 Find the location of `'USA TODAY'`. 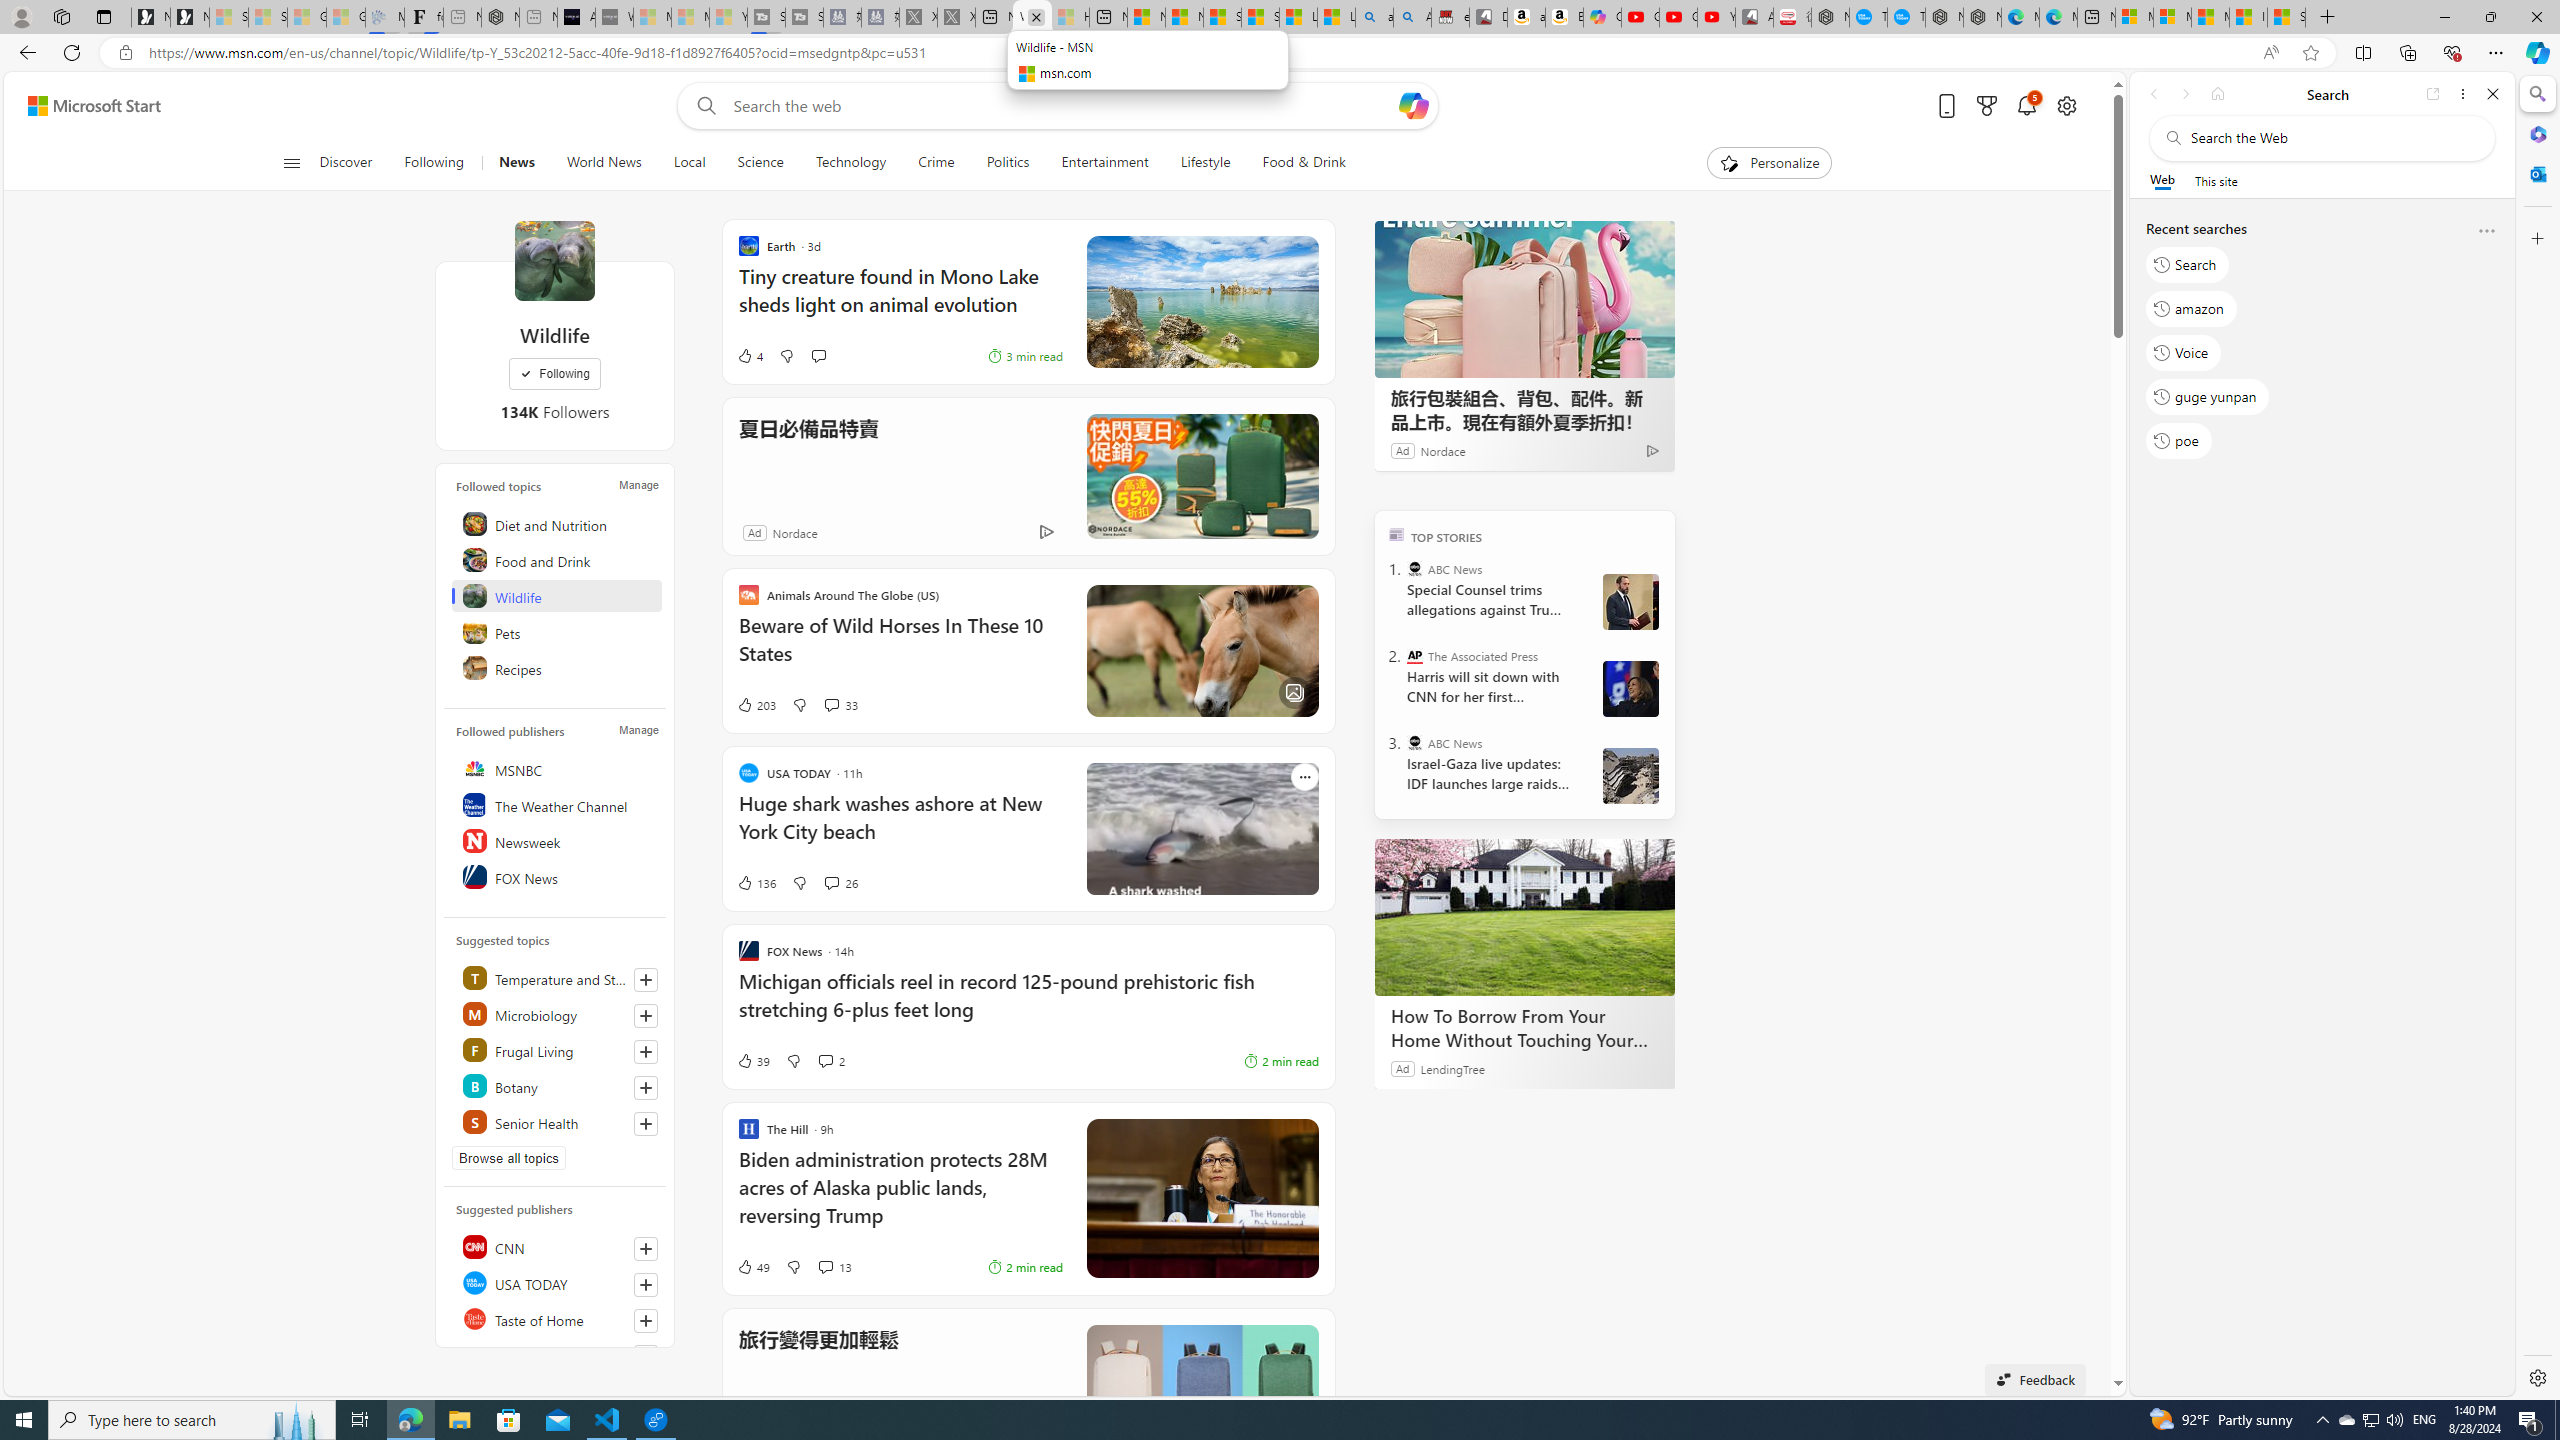

'USA TODAY' is located at coordinates (558, 1282).